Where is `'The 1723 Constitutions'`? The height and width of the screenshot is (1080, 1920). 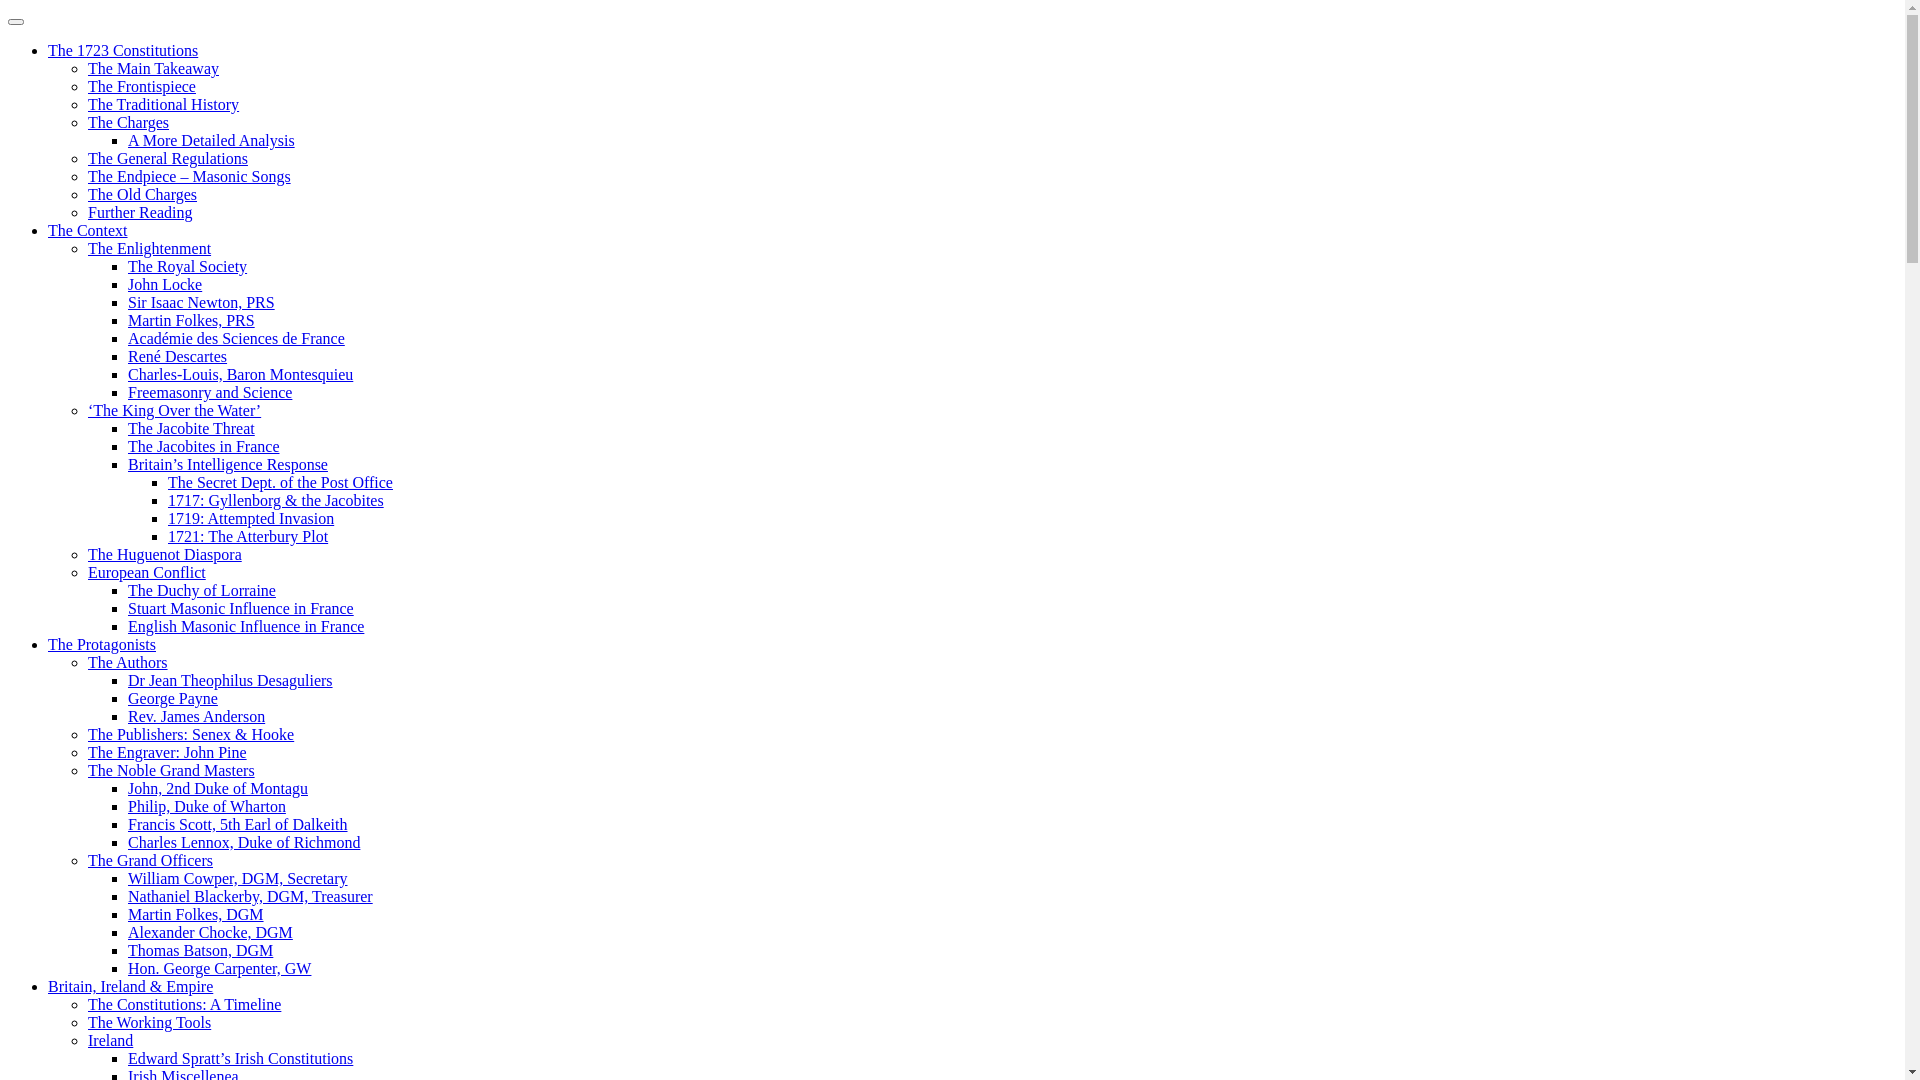 'The 1723 Constitutions' is located at coordinates (122, 49).